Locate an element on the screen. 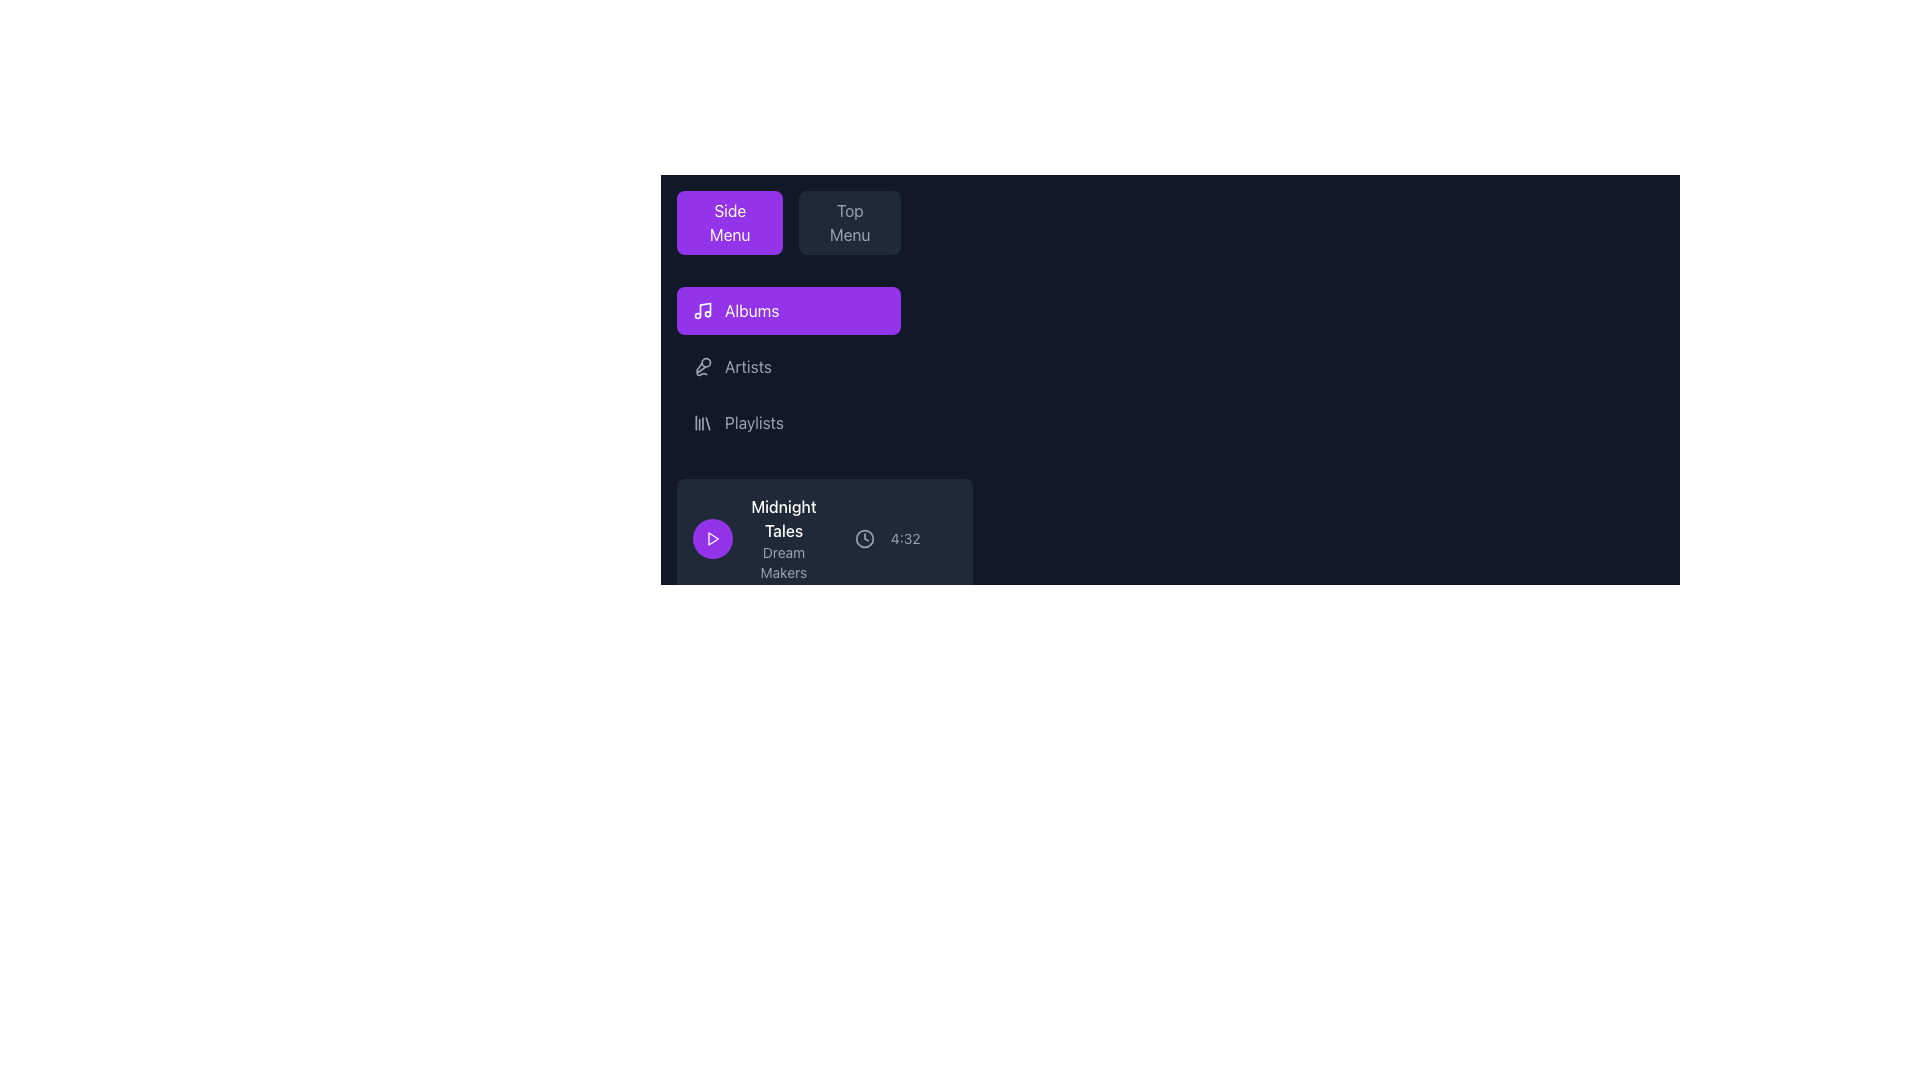 Image resolution: width=1920 pixels, height=1080 pixels. the first navigation button on the left is located at coordinates (729, 223).